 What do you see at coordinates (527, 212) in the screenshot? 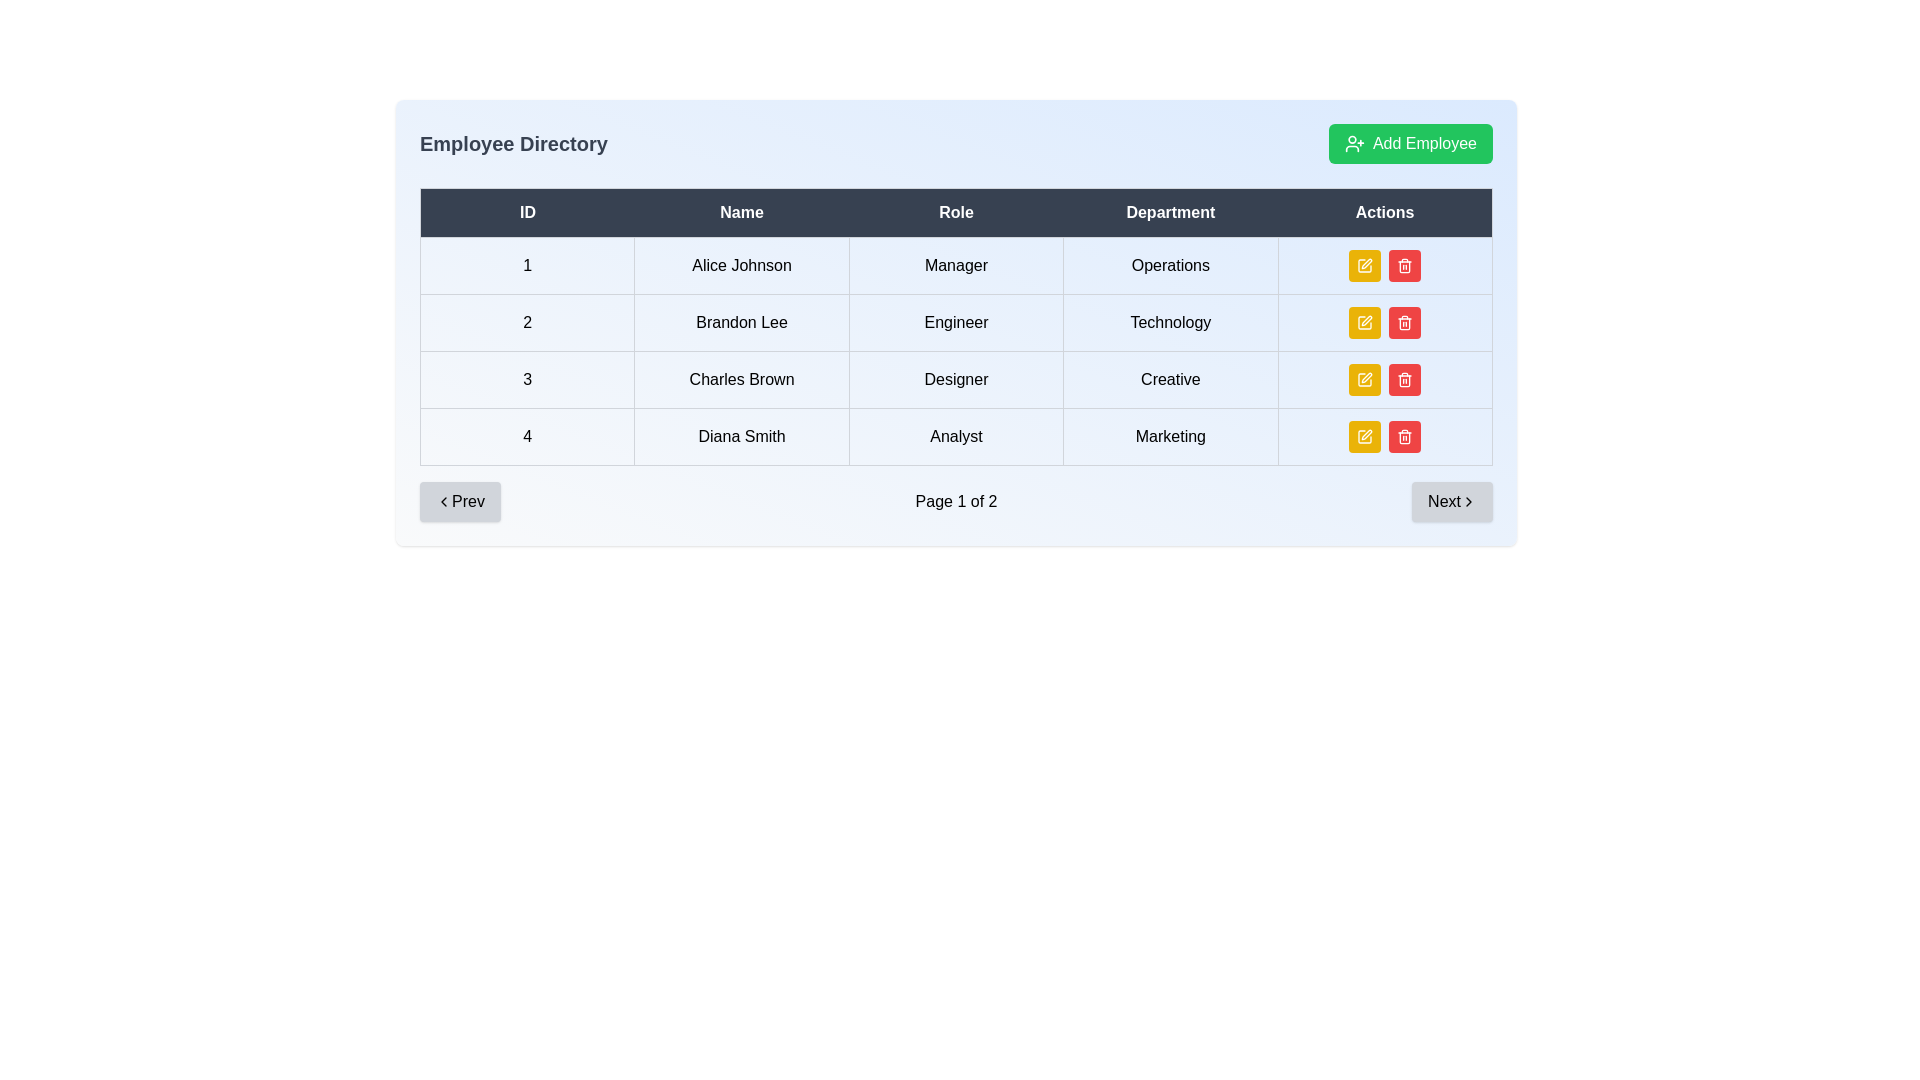
I see `the ID column header cell in the table, which is the first header in a row that includes 'Name,' 'Role,' 'Department,' and 'Actions.'` at bounding box center [527, 212].